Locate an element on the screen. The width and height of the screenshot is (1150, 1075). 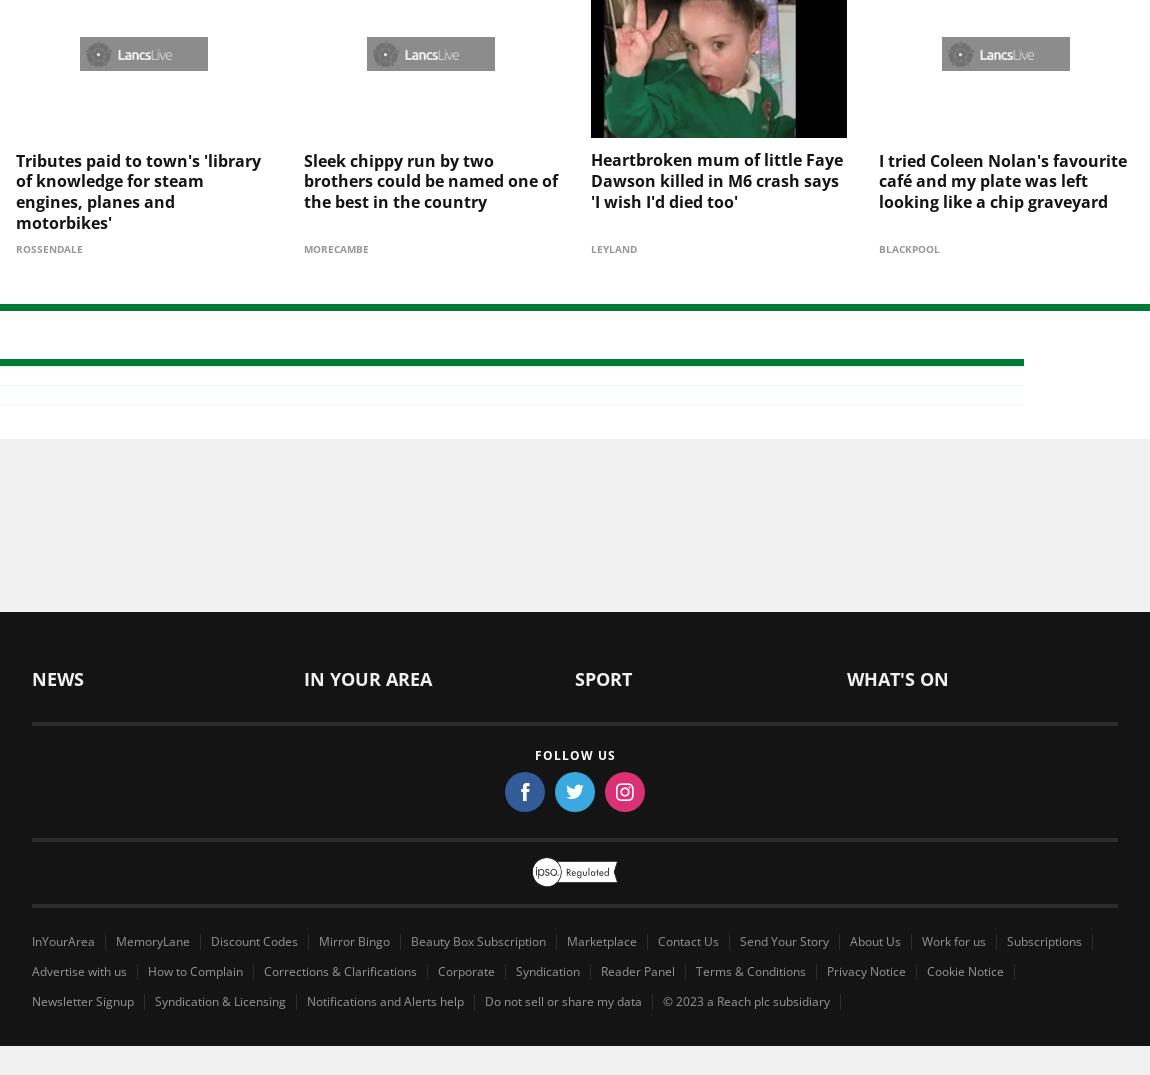
'Beauty Box Subscription' is located at coordinates (478, 906).